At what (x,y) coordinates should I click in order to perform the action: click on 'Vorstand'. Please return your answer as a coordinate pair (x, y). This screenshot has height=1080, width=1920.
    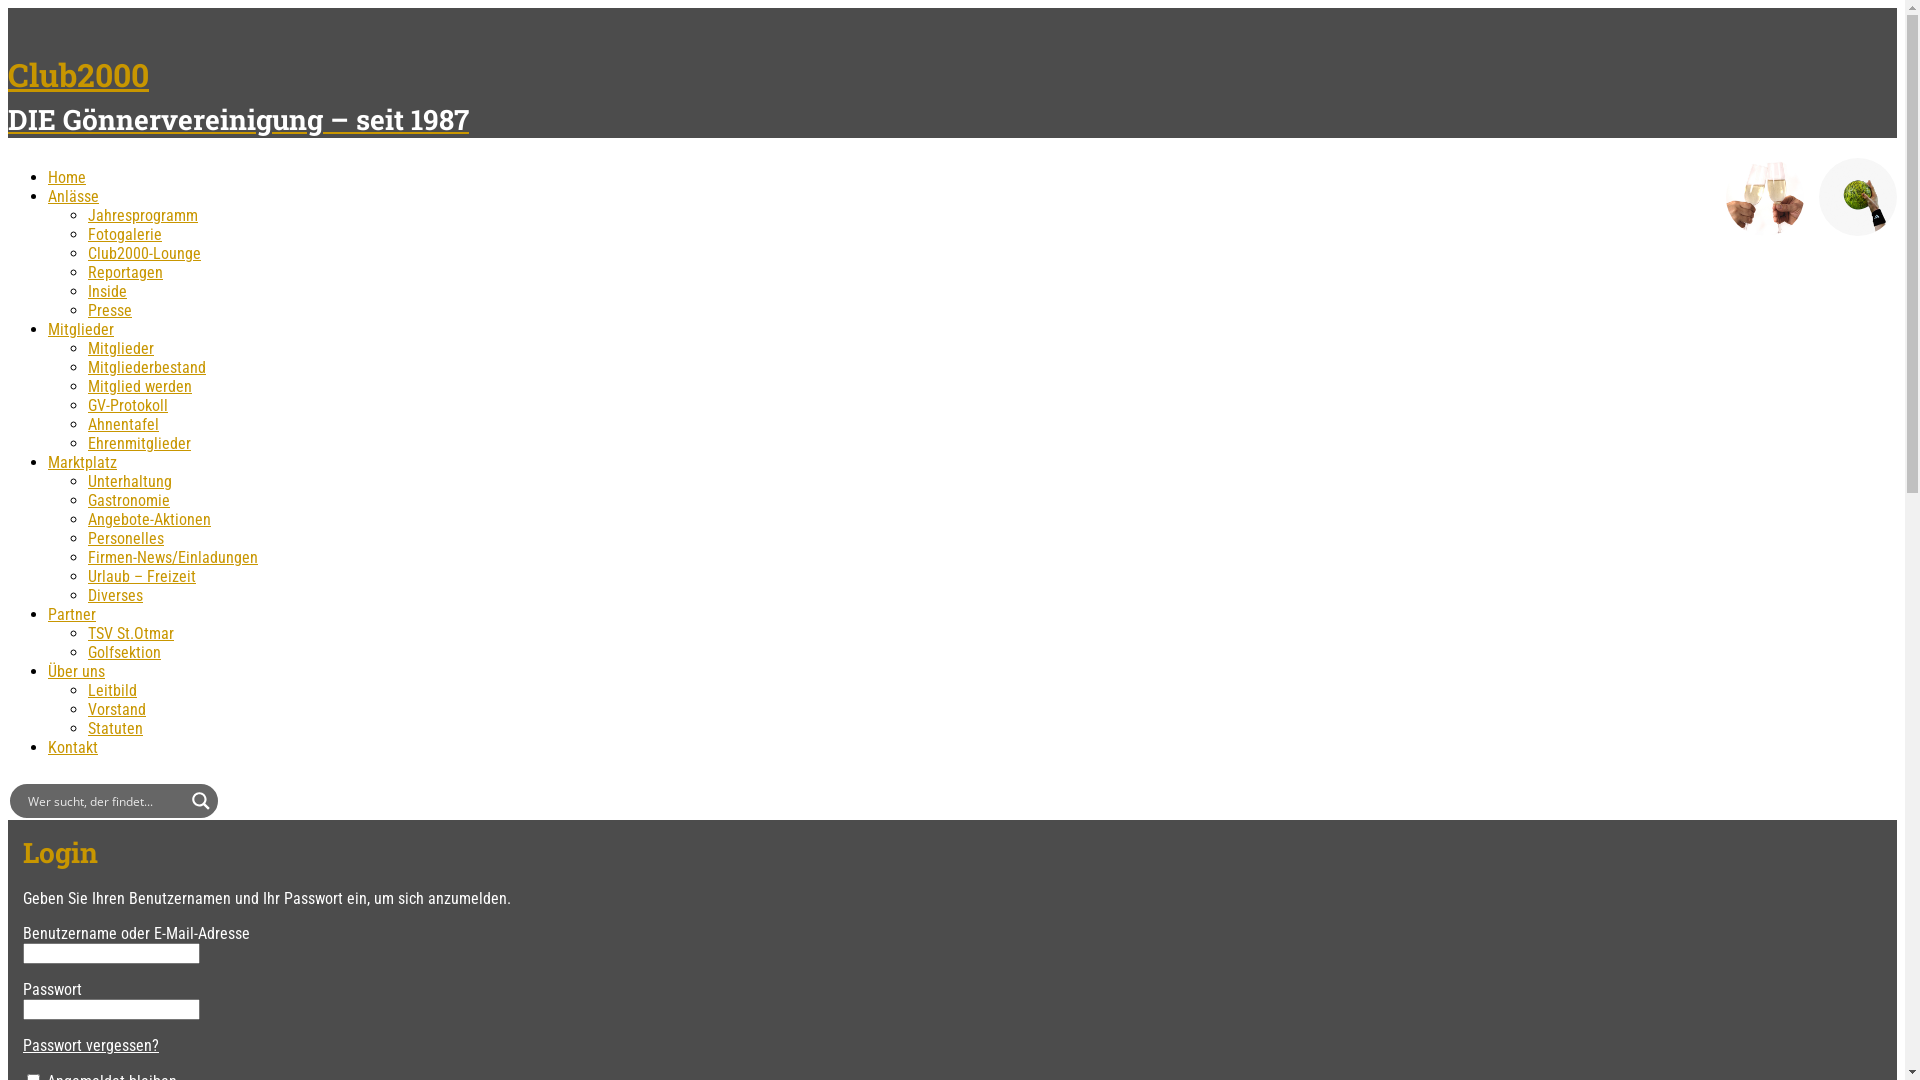
    Looking at the image, I should click on (115, 708).